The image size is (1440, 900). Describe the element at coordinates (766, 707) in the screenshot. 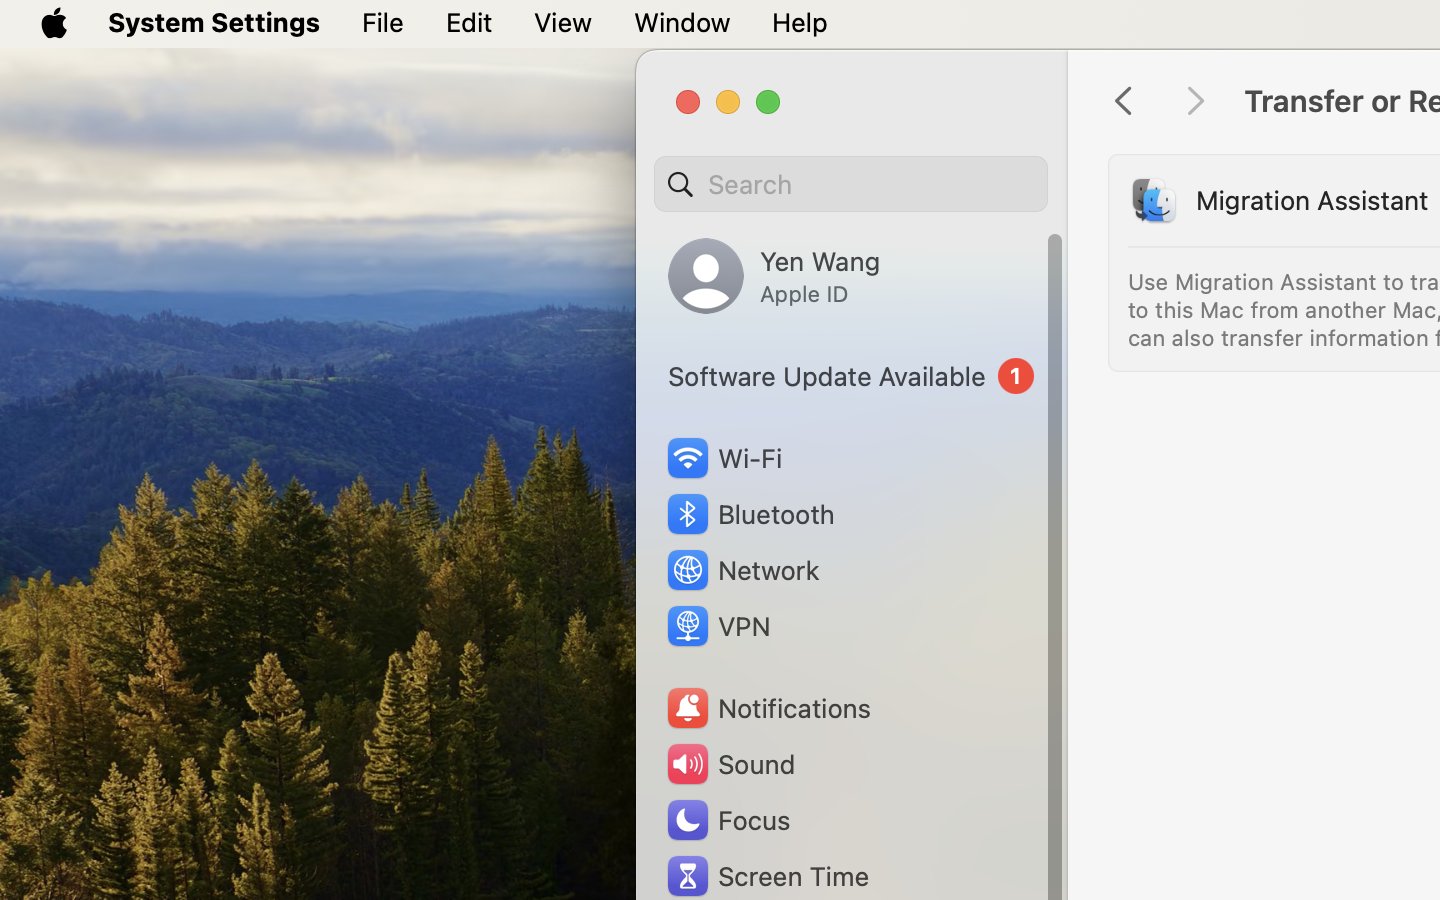

I see `'Notifications'` at that location.